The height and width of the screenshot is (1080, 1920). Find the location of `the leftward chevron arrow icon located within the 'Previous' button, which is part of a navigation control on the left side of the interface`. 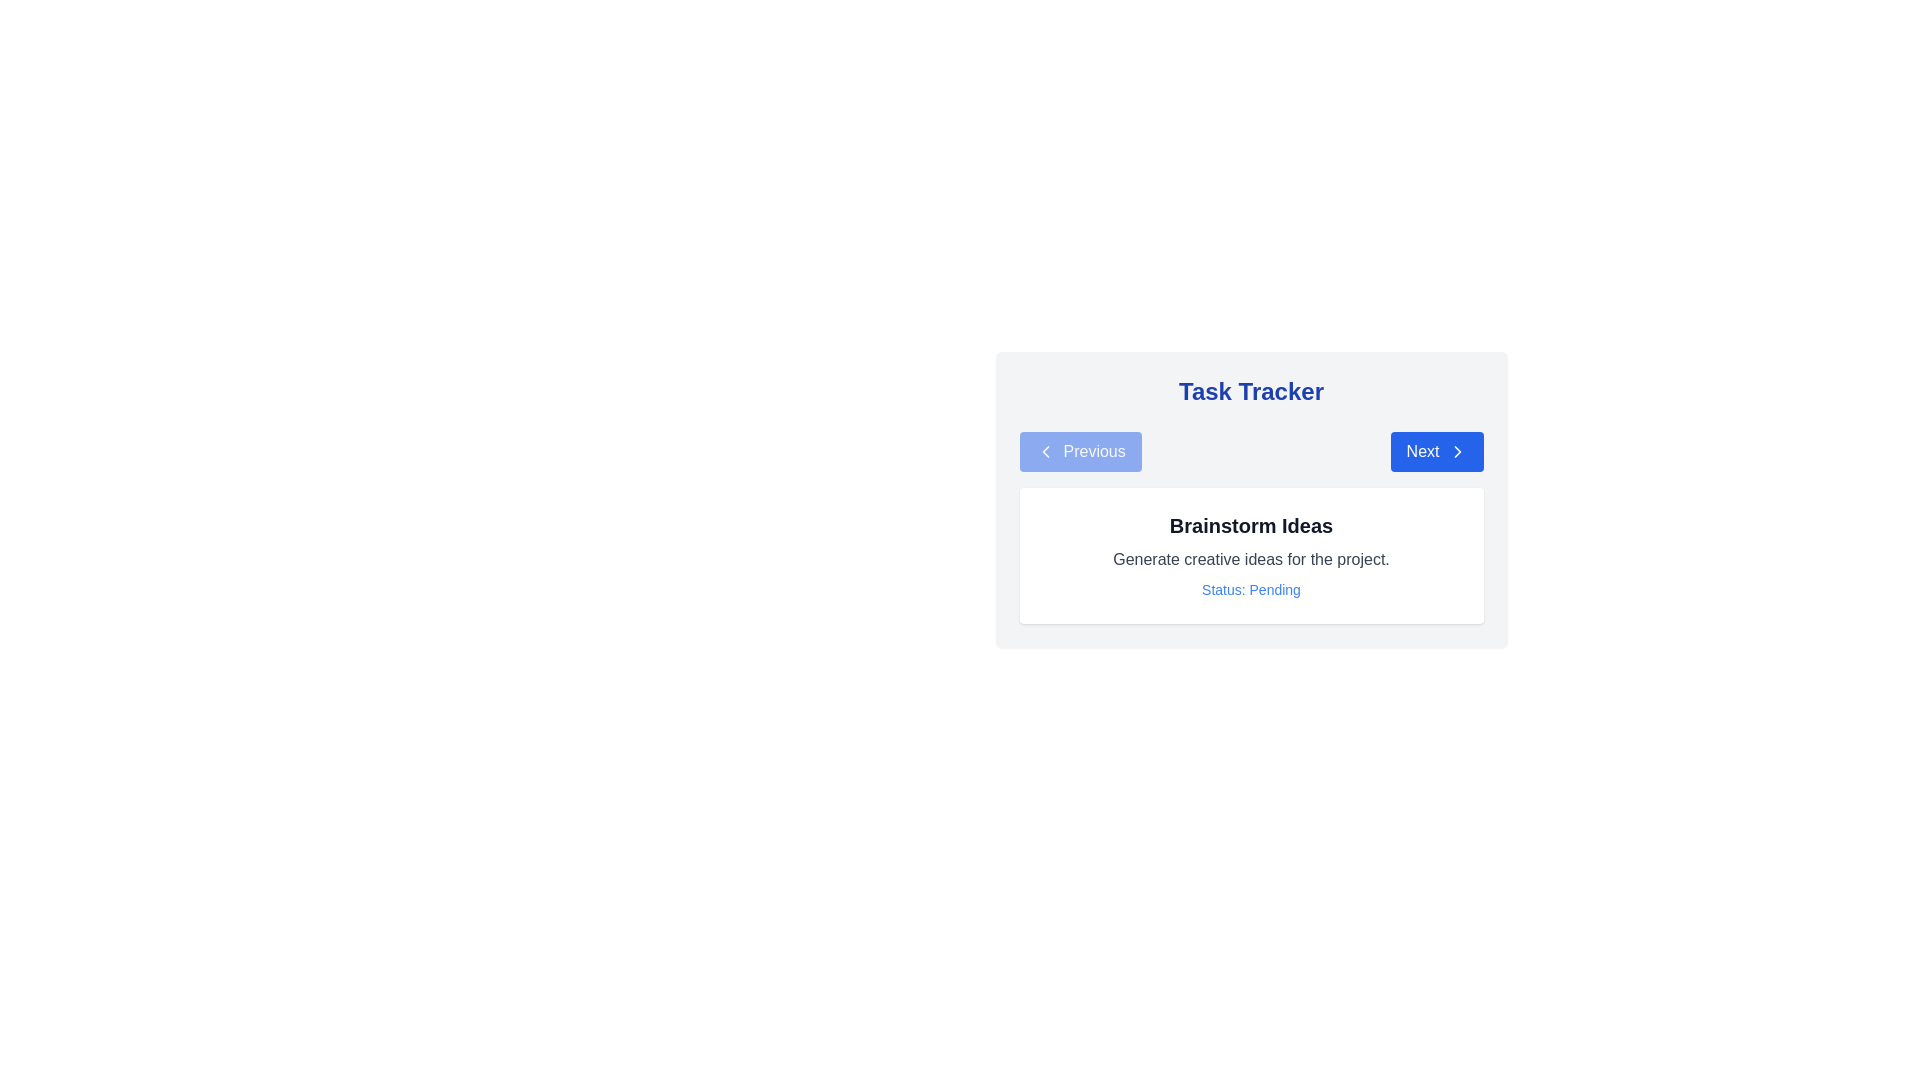

the leftward chevron arrow icon located within the 'Previous' button, which is part of a navigation control on the left side of the interface is located at coordinates (1044, 451).